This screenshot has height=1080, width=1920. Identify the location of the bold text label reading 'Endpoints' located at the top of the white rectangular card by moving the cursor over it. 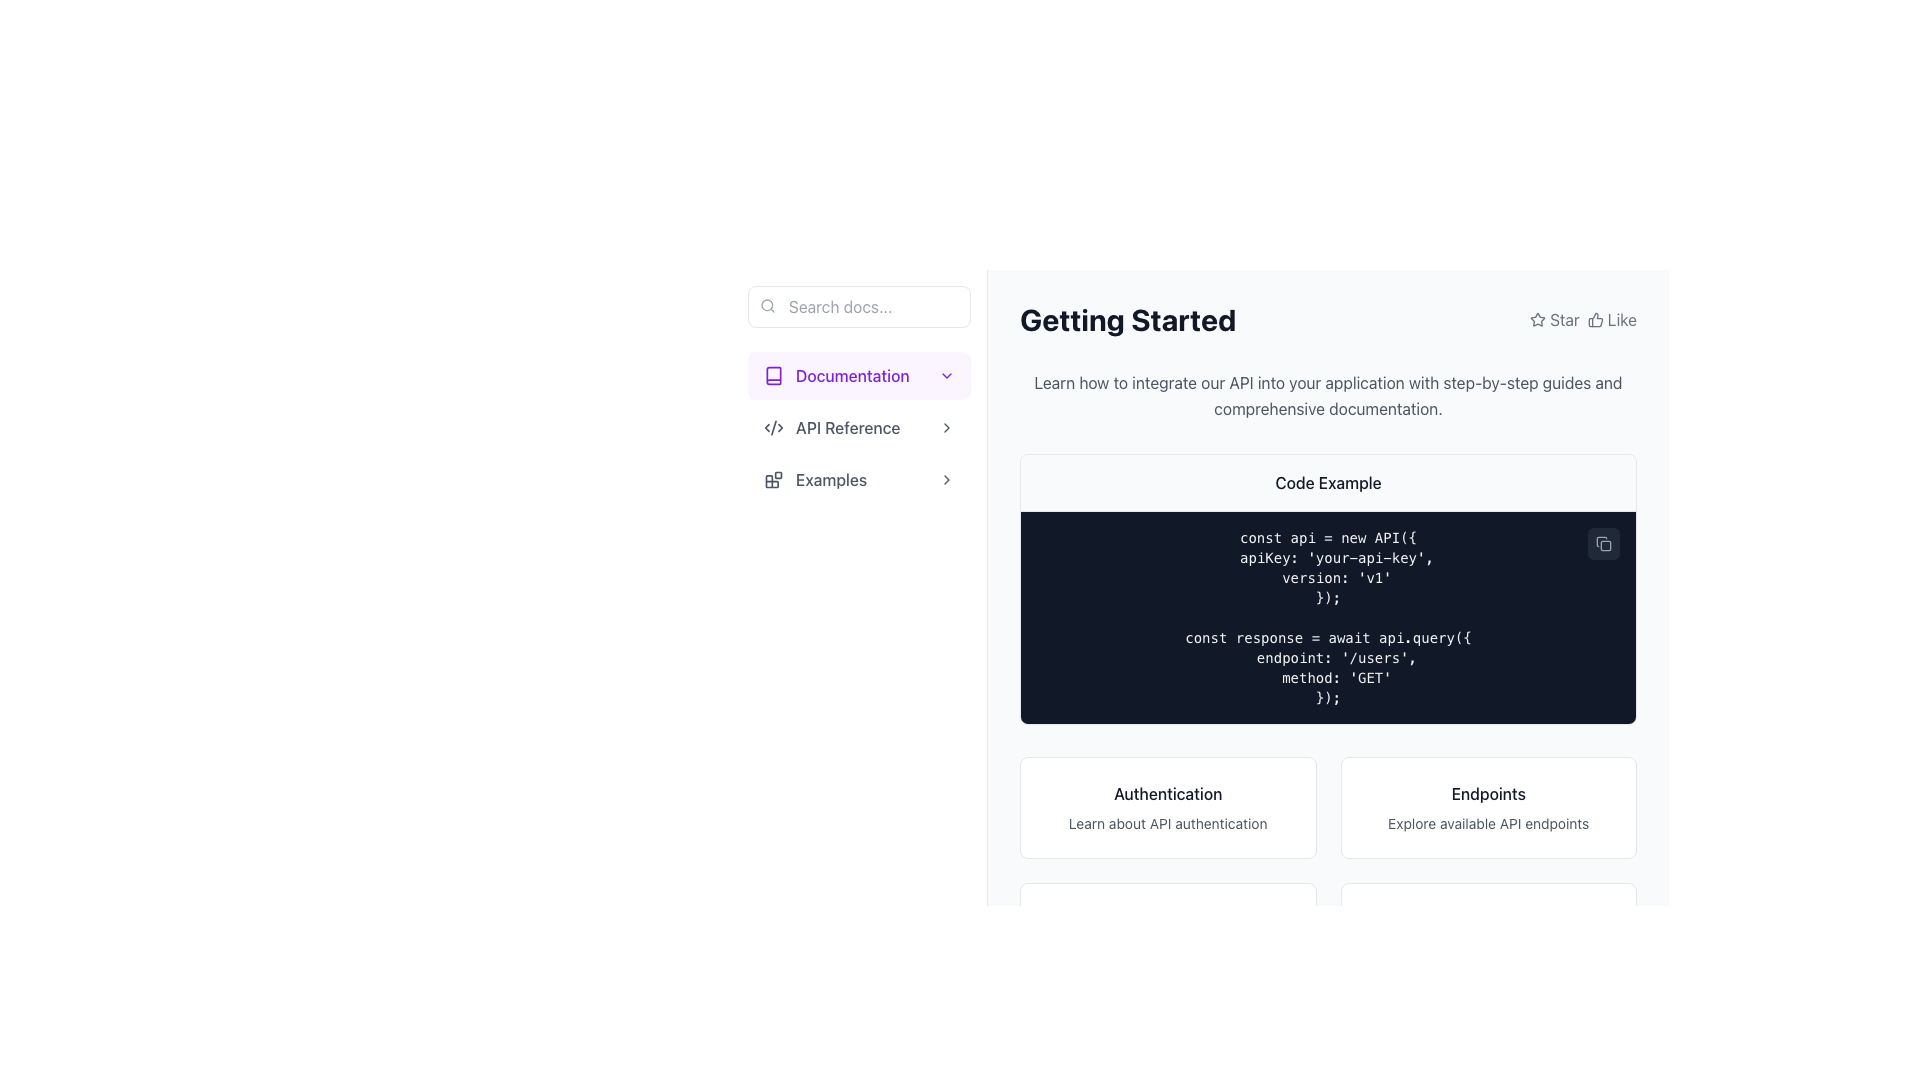
(1488, 793).